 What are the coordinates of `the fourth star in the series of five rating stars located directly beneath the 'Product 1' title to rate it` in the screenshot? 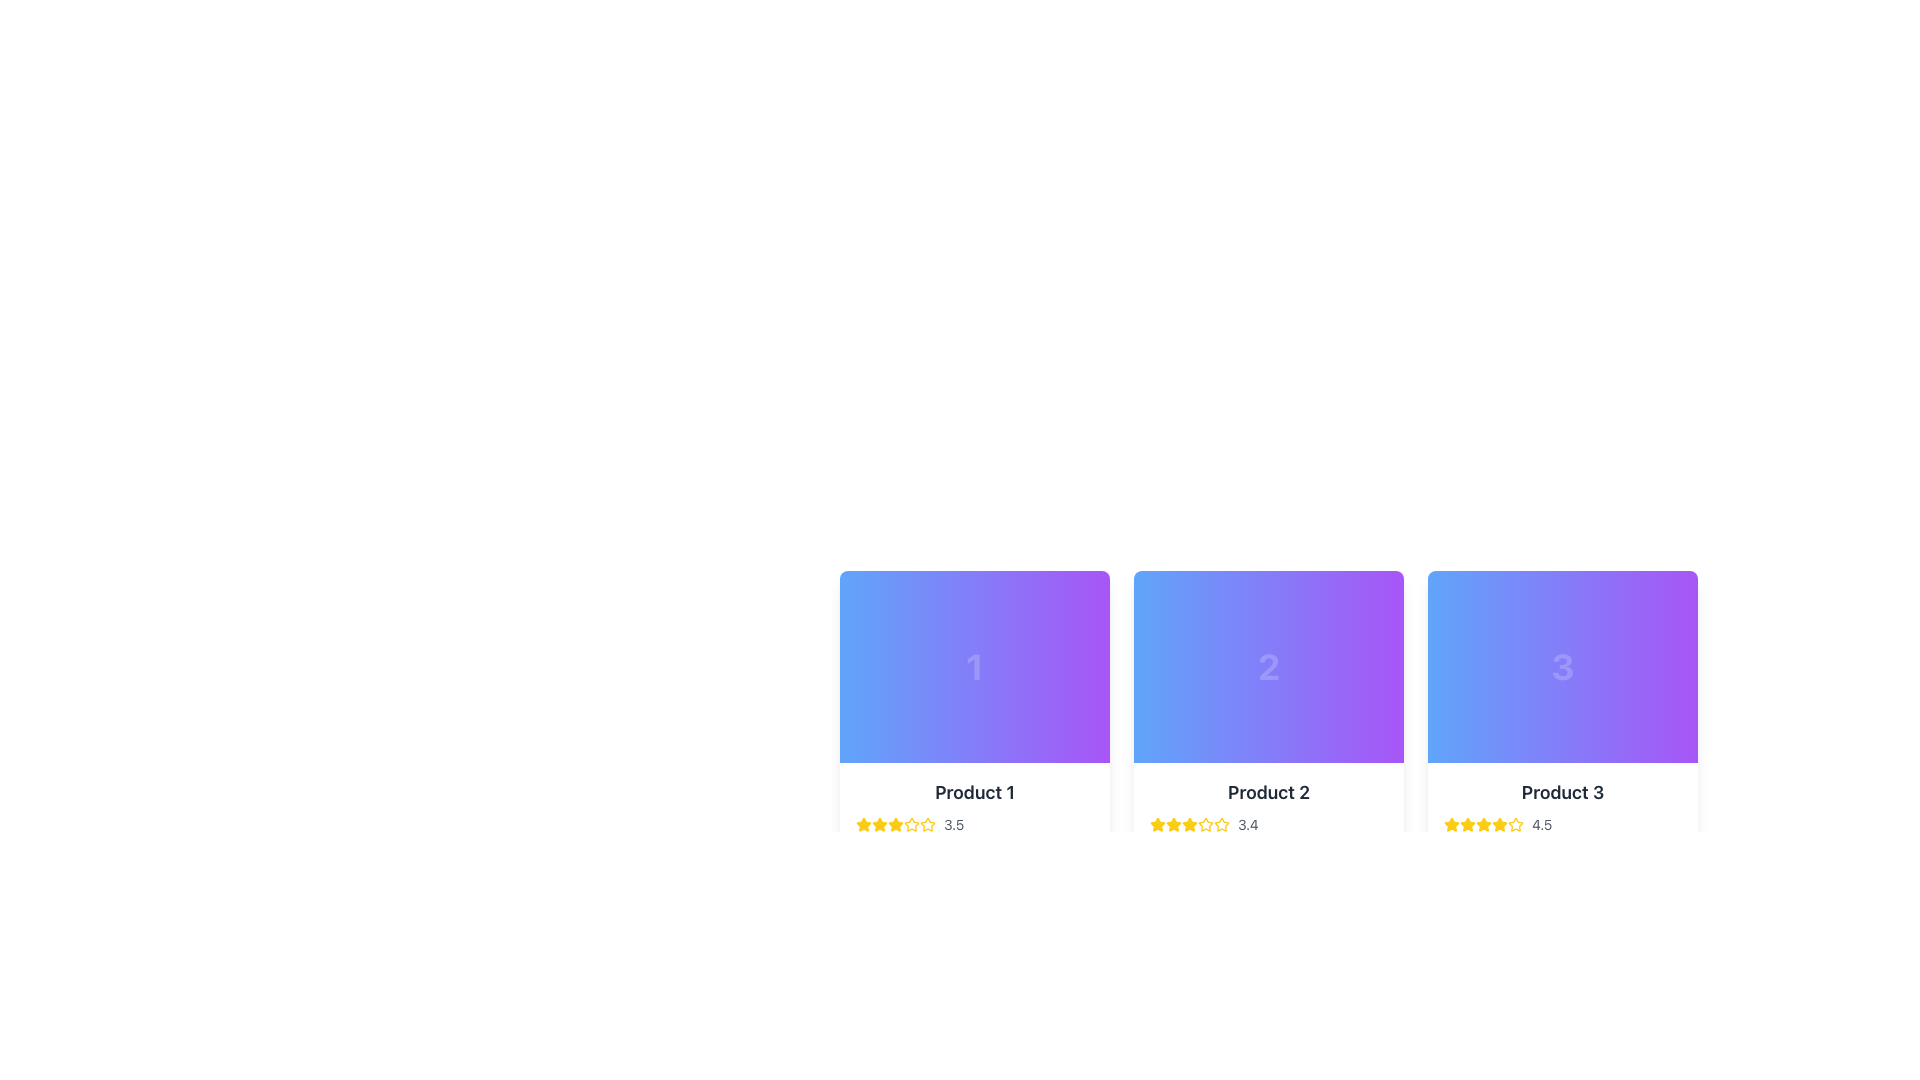 It's located at (895, 825).